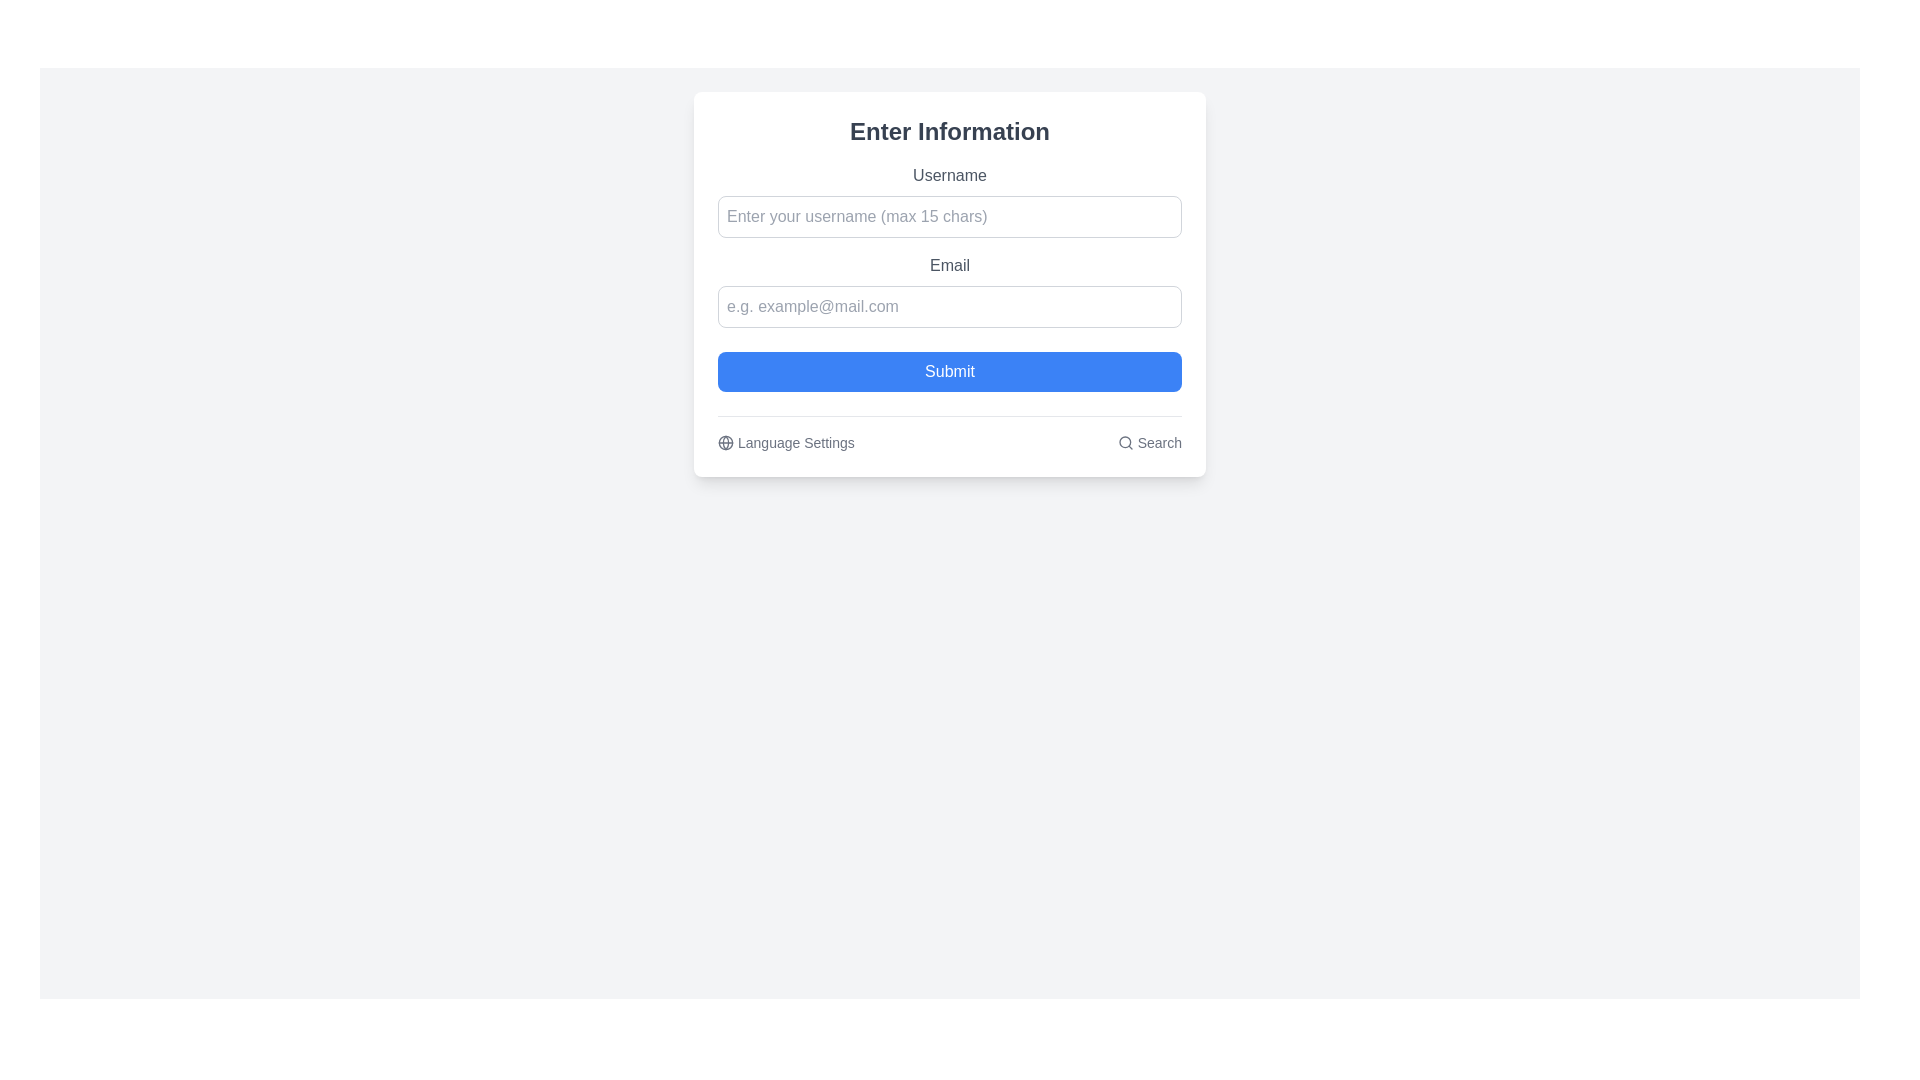 The image size is (1920, 1080). What do you see at coordinates (1149, 442) in the screenshot?
I see `the informative label with icon located at the bottom right of the interface, next to 'Language Settings'` at bounding box center [1149, 442].